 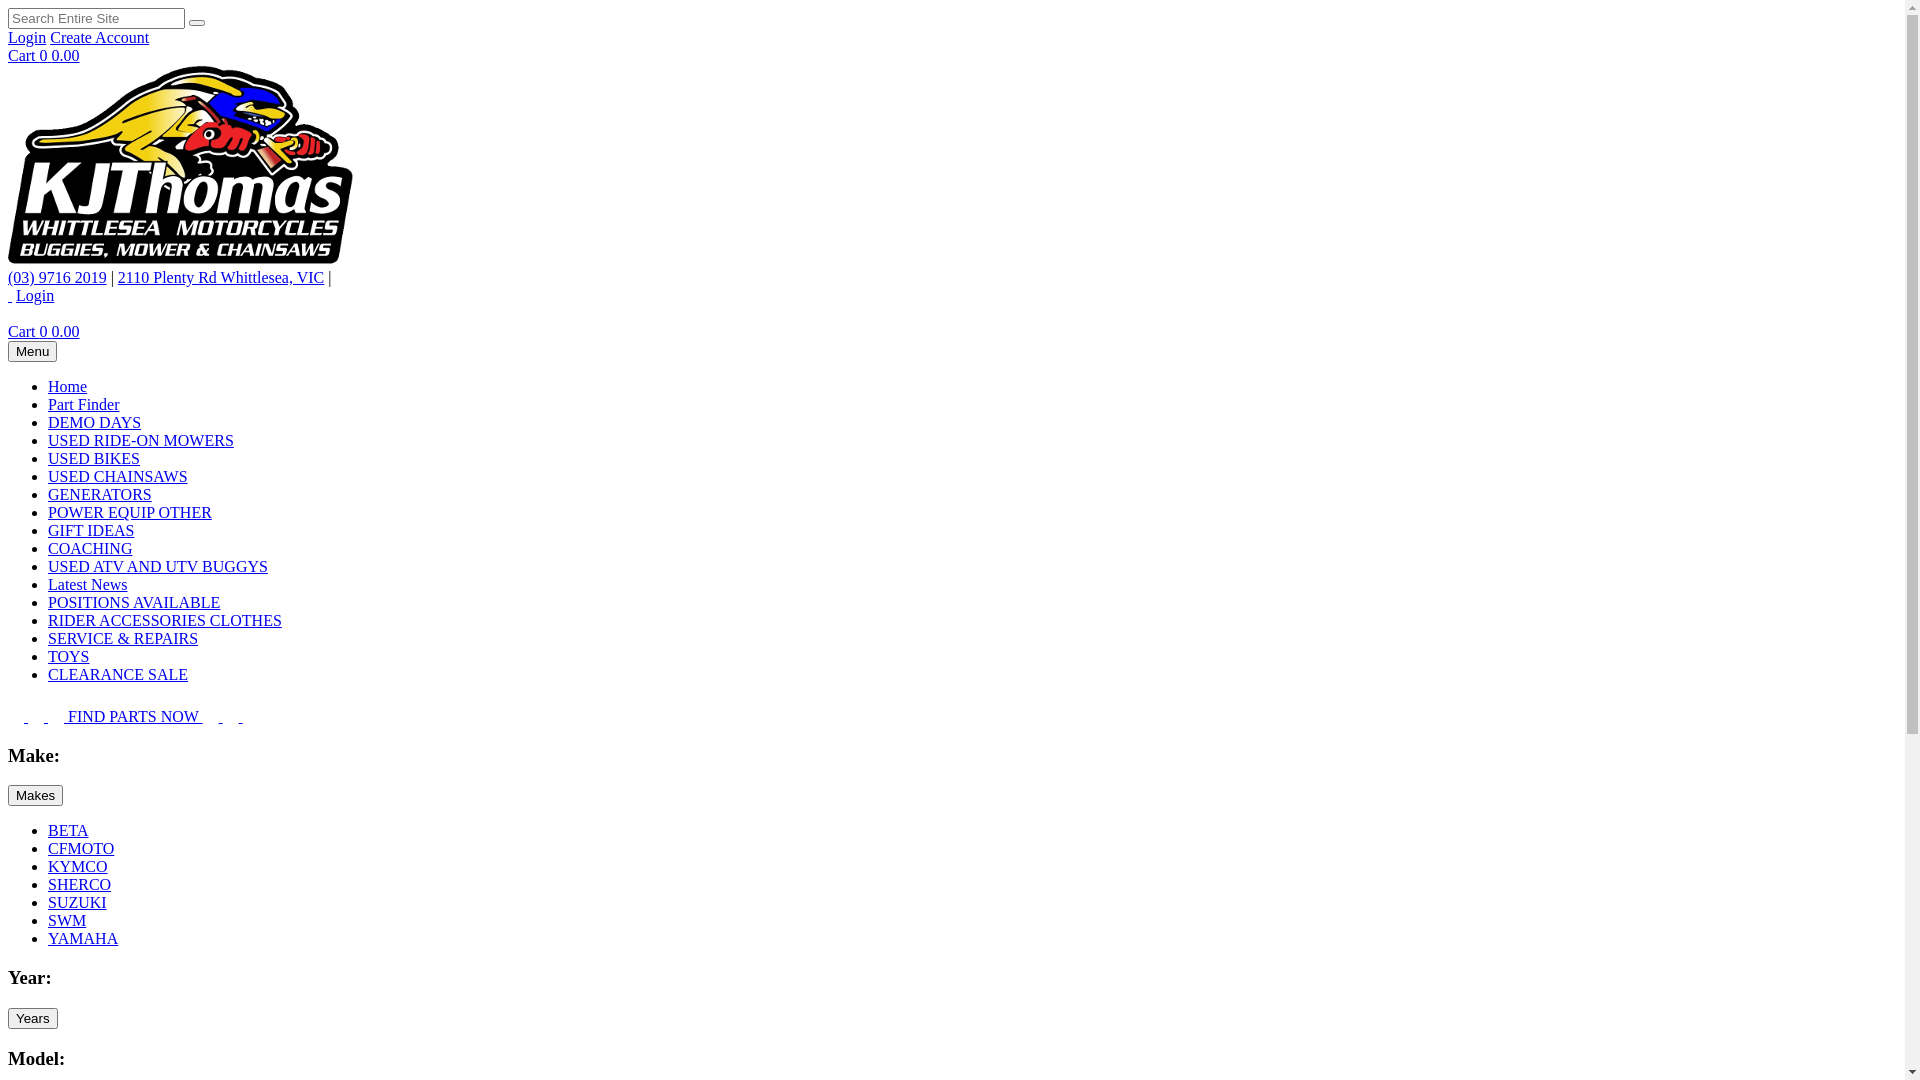 What do you see at coordinates (86, 584) in the screenshot?
I see `'Latest News'` at bounding box center [86, 584].